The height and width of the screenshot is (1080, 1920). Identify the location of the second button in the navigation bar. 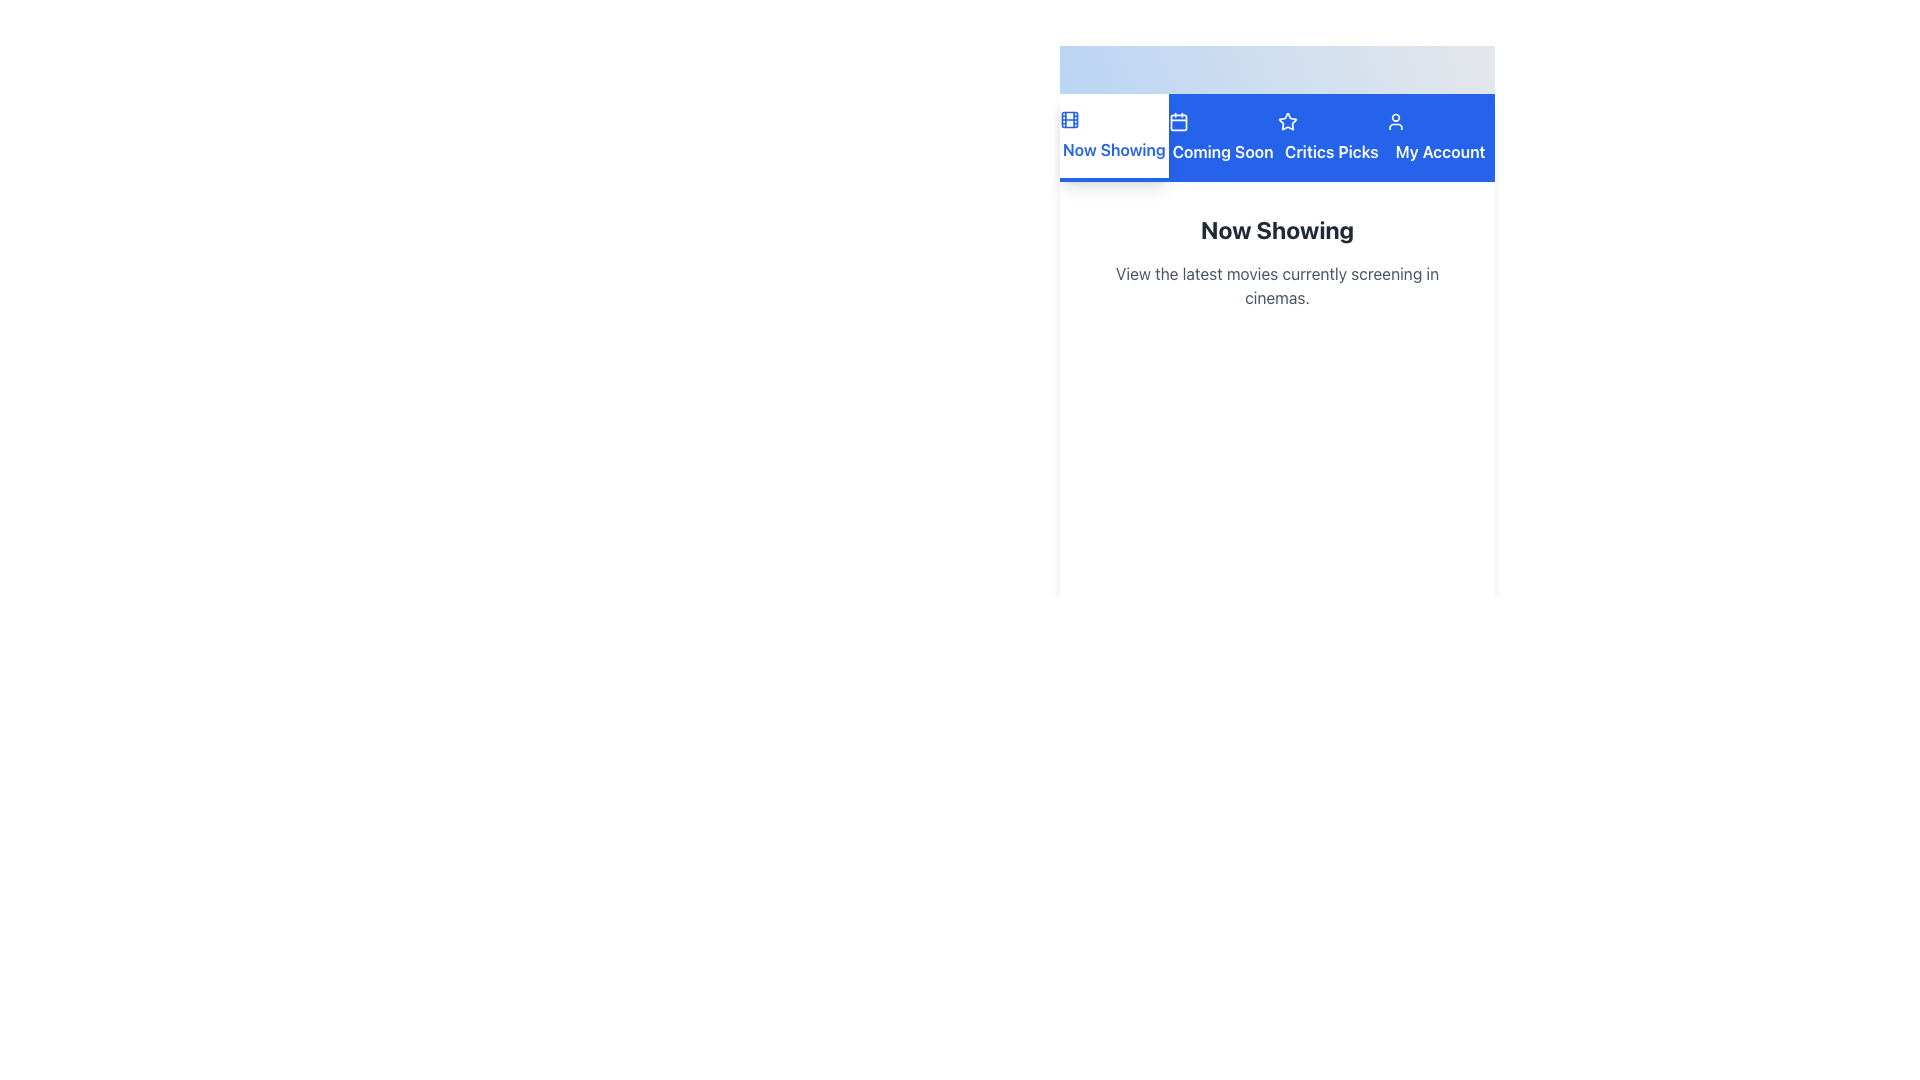
(1222, 137).